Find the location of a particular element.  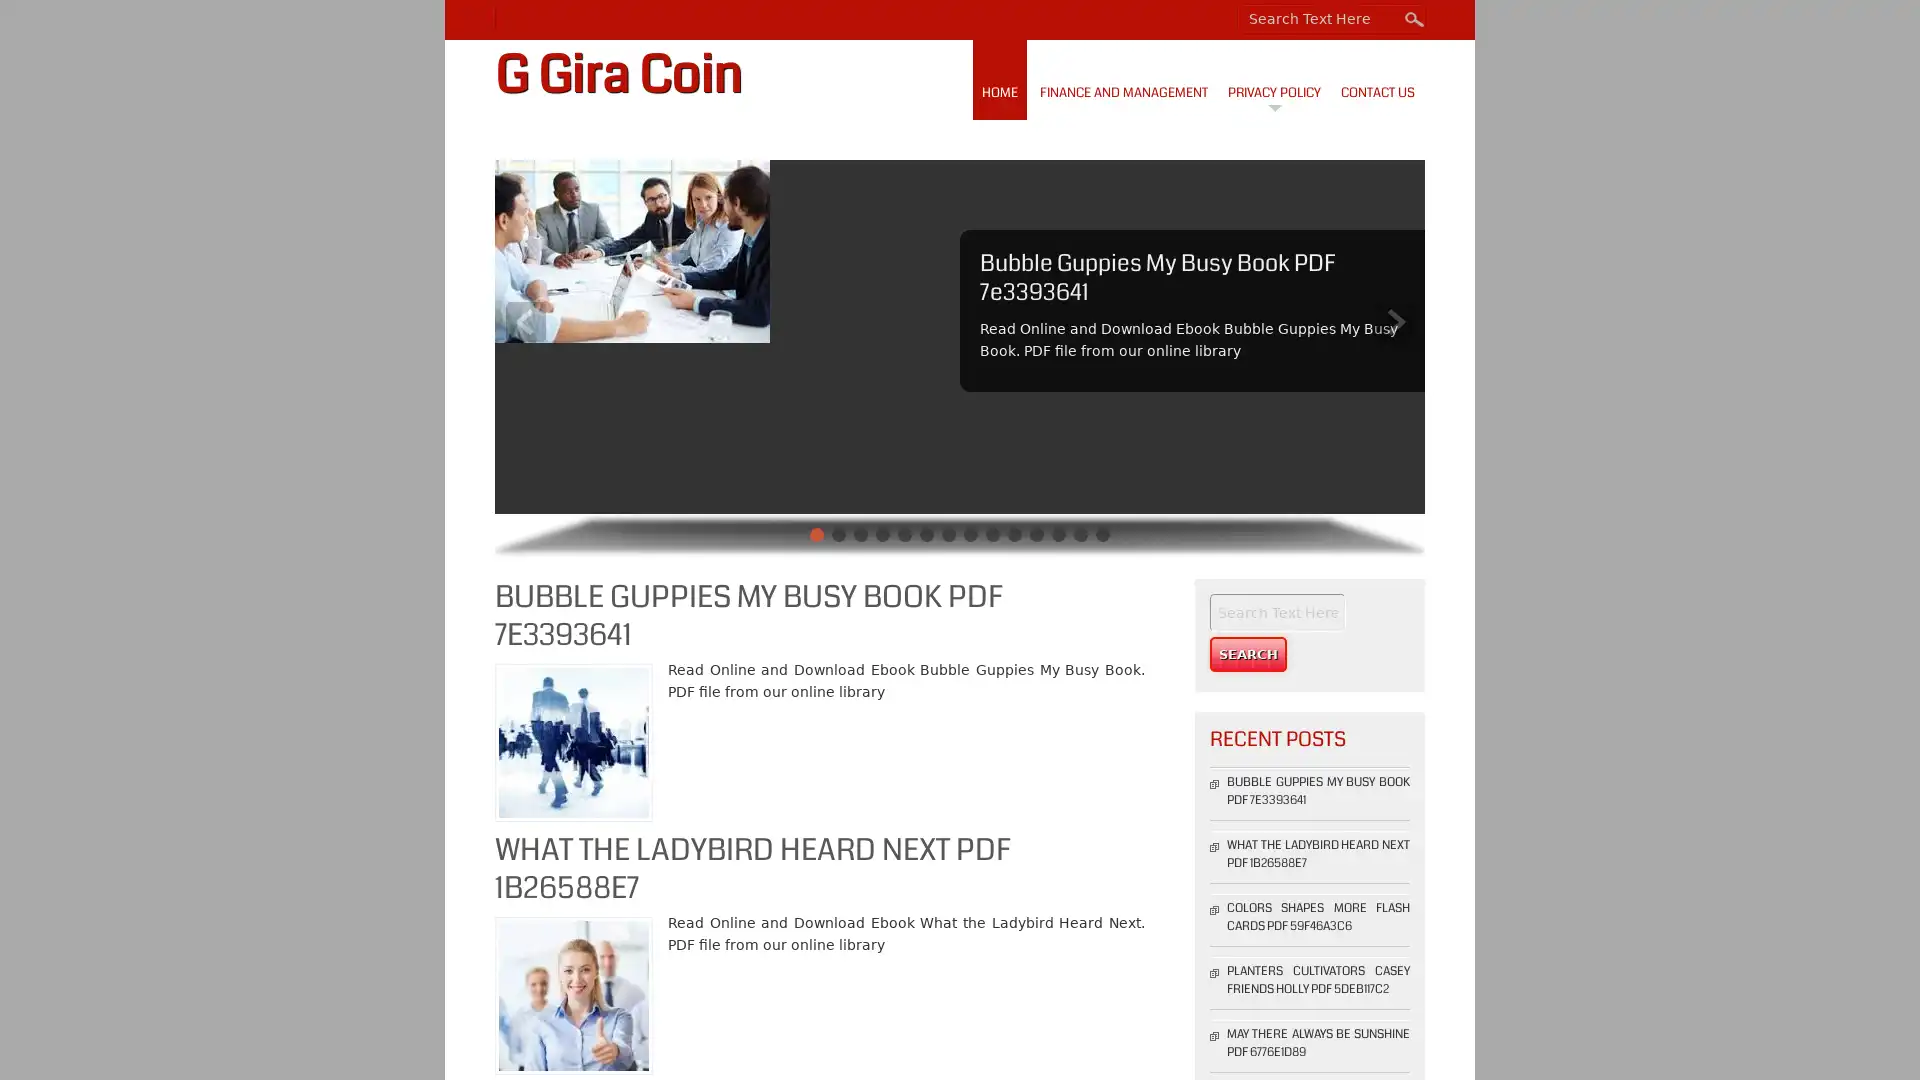

Search is located at coordinates (1247, 654).